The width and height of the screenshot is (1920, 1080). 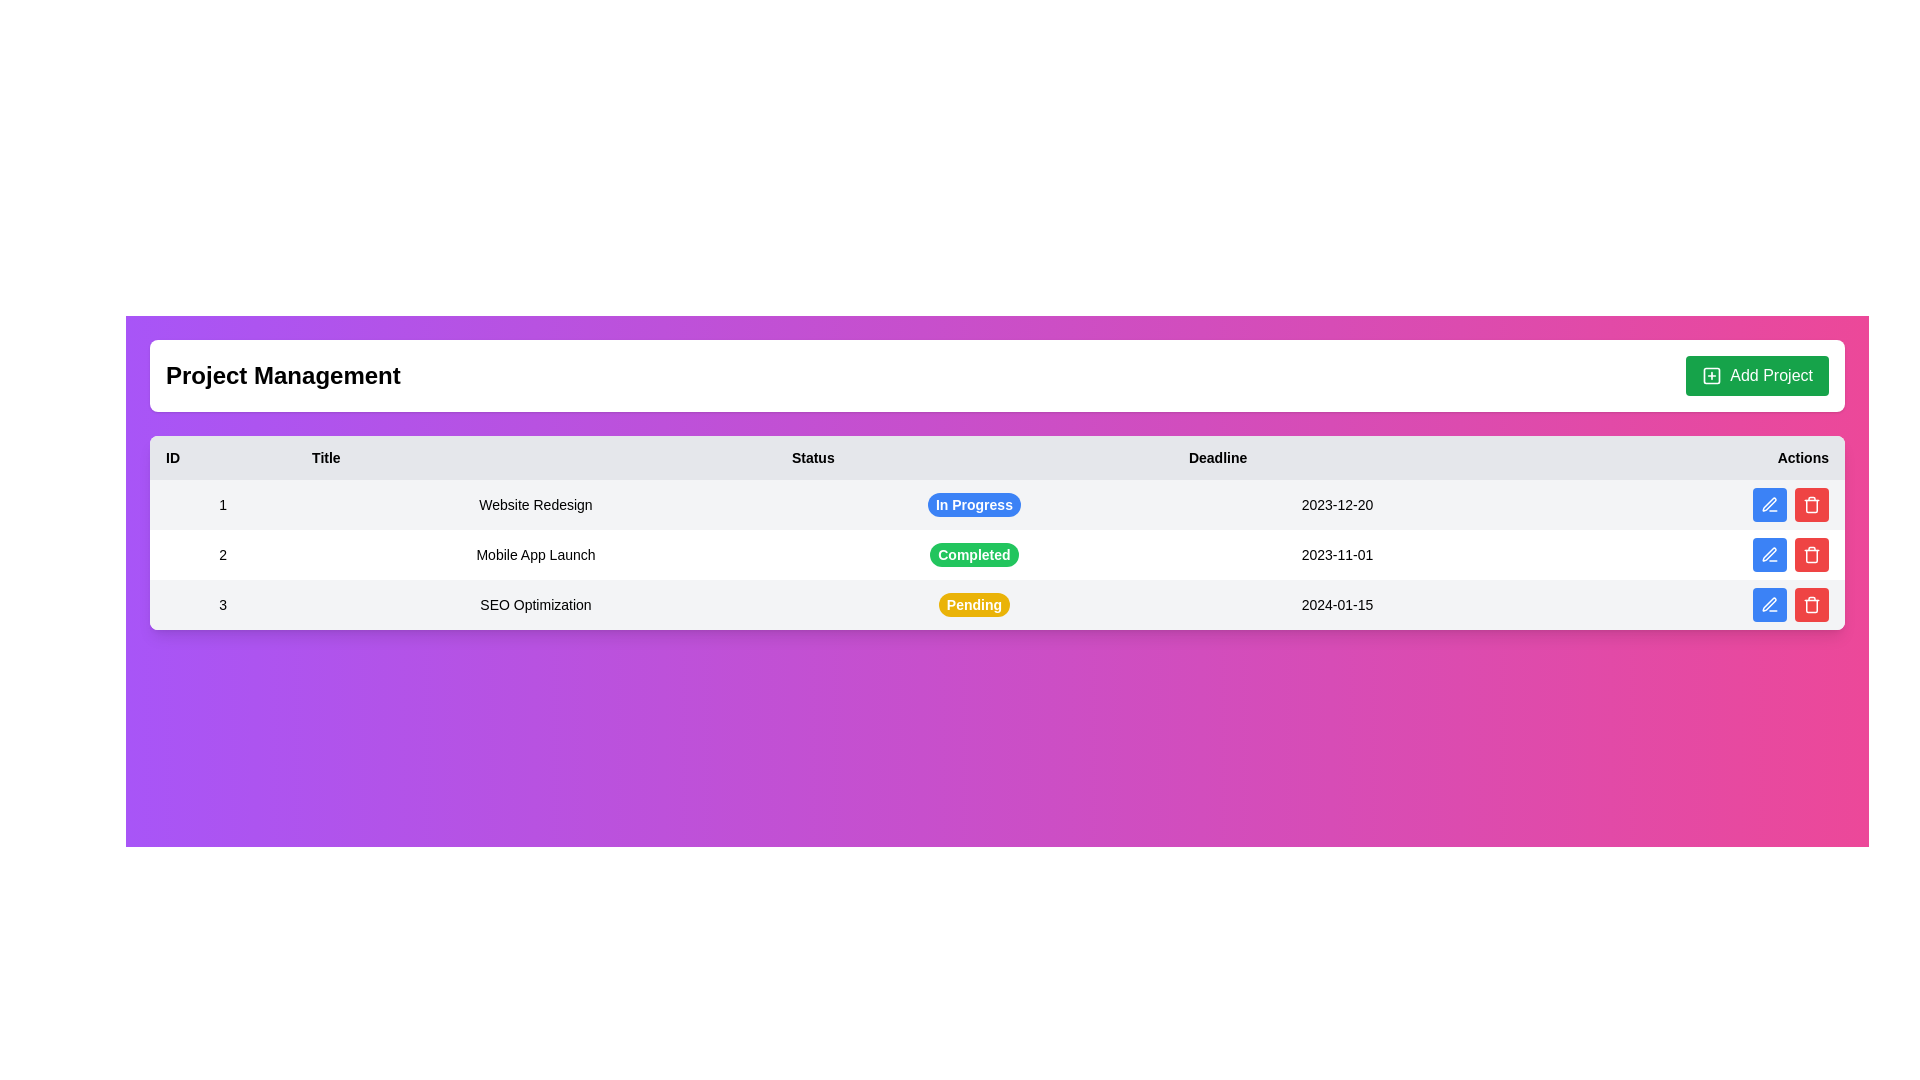 I want to click on the trash bin icon in the Actions column of the third row in the project management table, so click(x=1811, y=505).